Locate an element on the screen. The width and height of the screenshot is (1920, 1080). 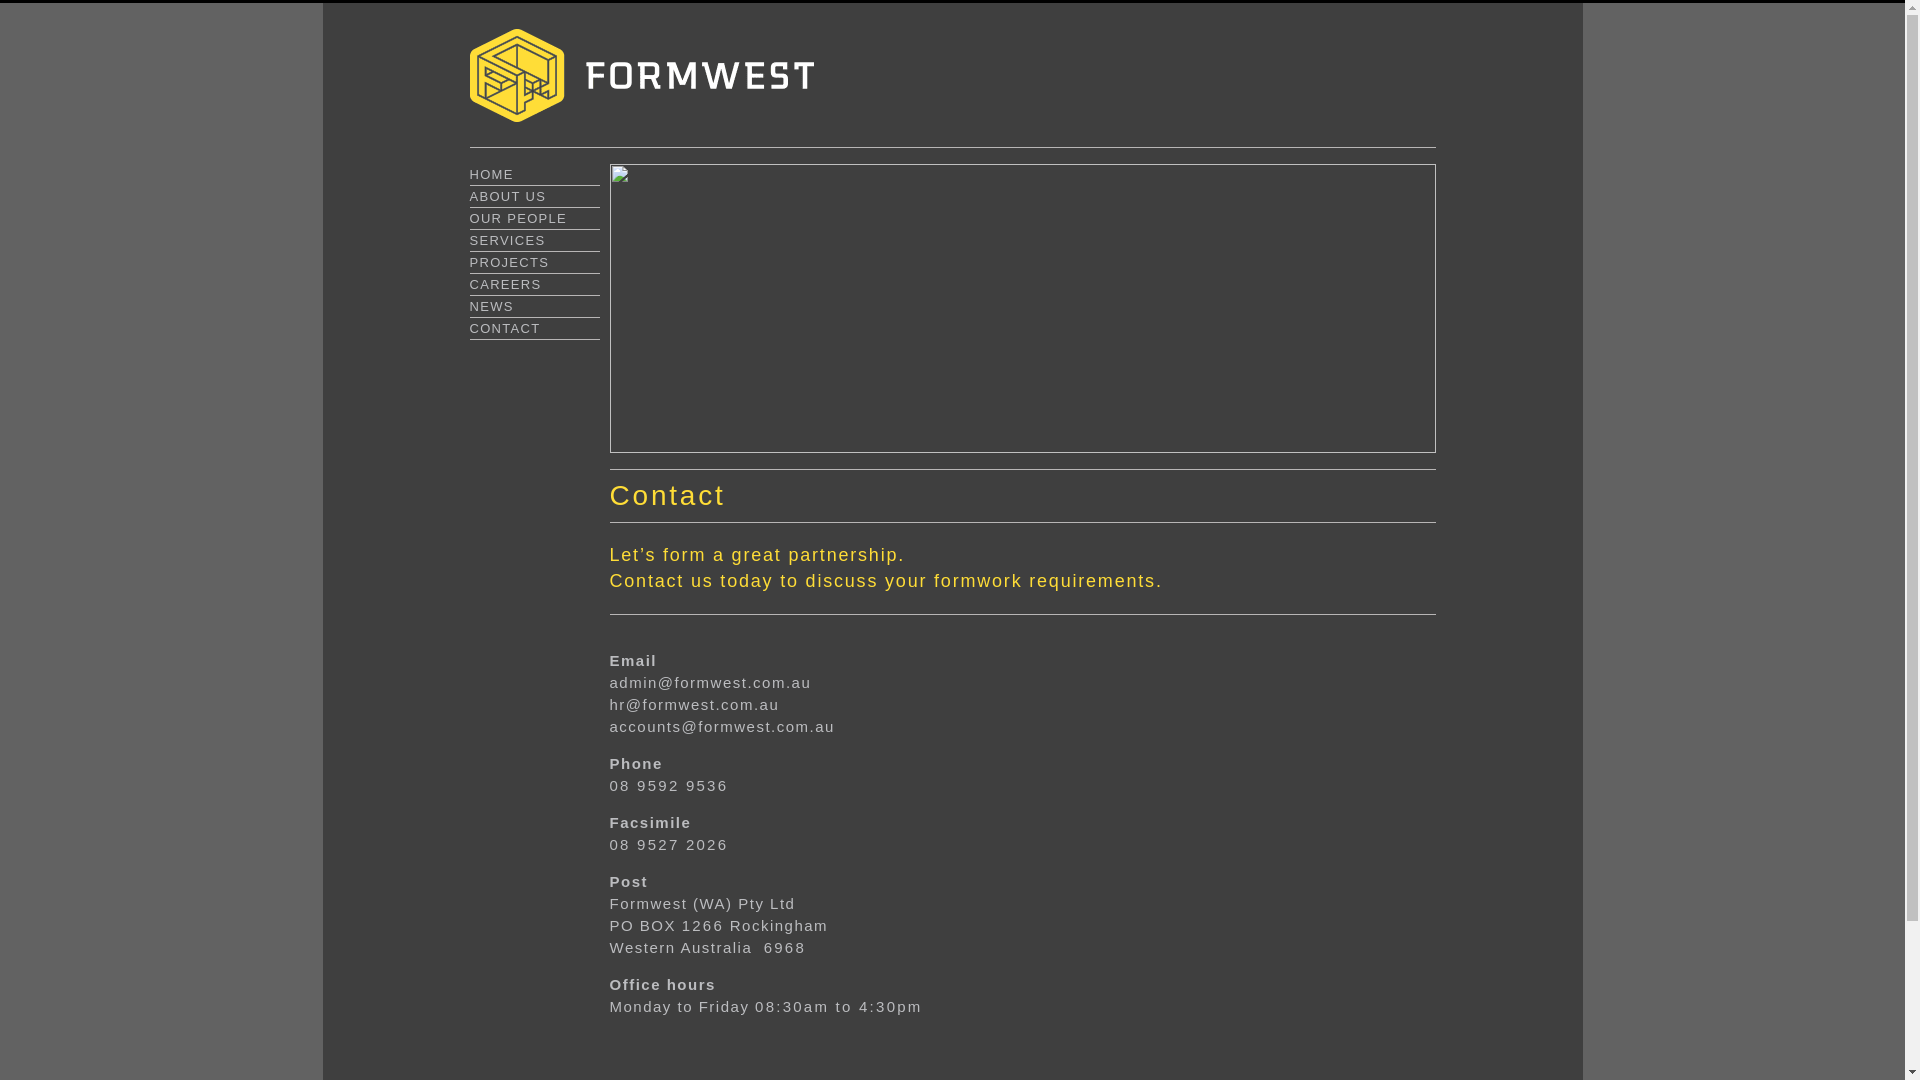
'OUR PEOPLE' is located at coordinates (518, 216).